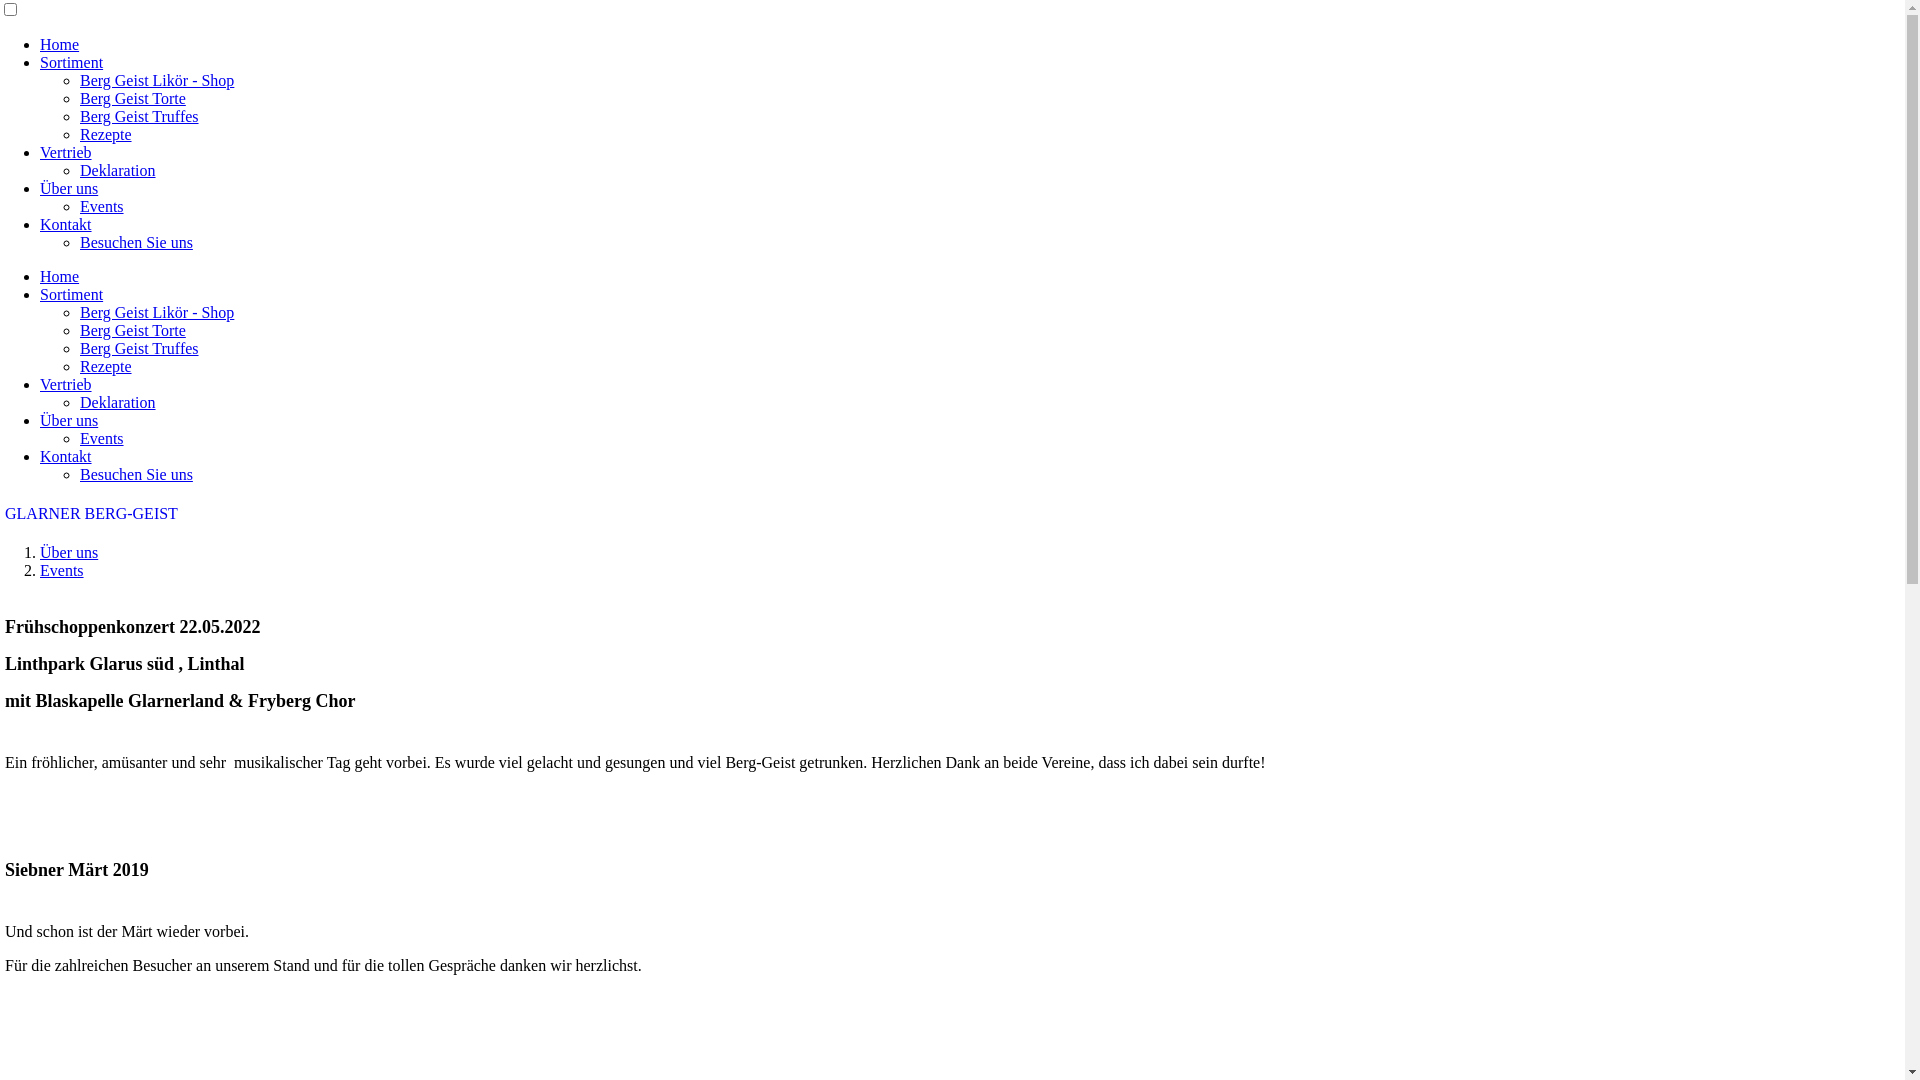 This screenshot has width=1920, height=1080. What do you see at coordinates (66, 224) in the screenshot?
I see `'Kontakt'` at bounding box center [66, 224].